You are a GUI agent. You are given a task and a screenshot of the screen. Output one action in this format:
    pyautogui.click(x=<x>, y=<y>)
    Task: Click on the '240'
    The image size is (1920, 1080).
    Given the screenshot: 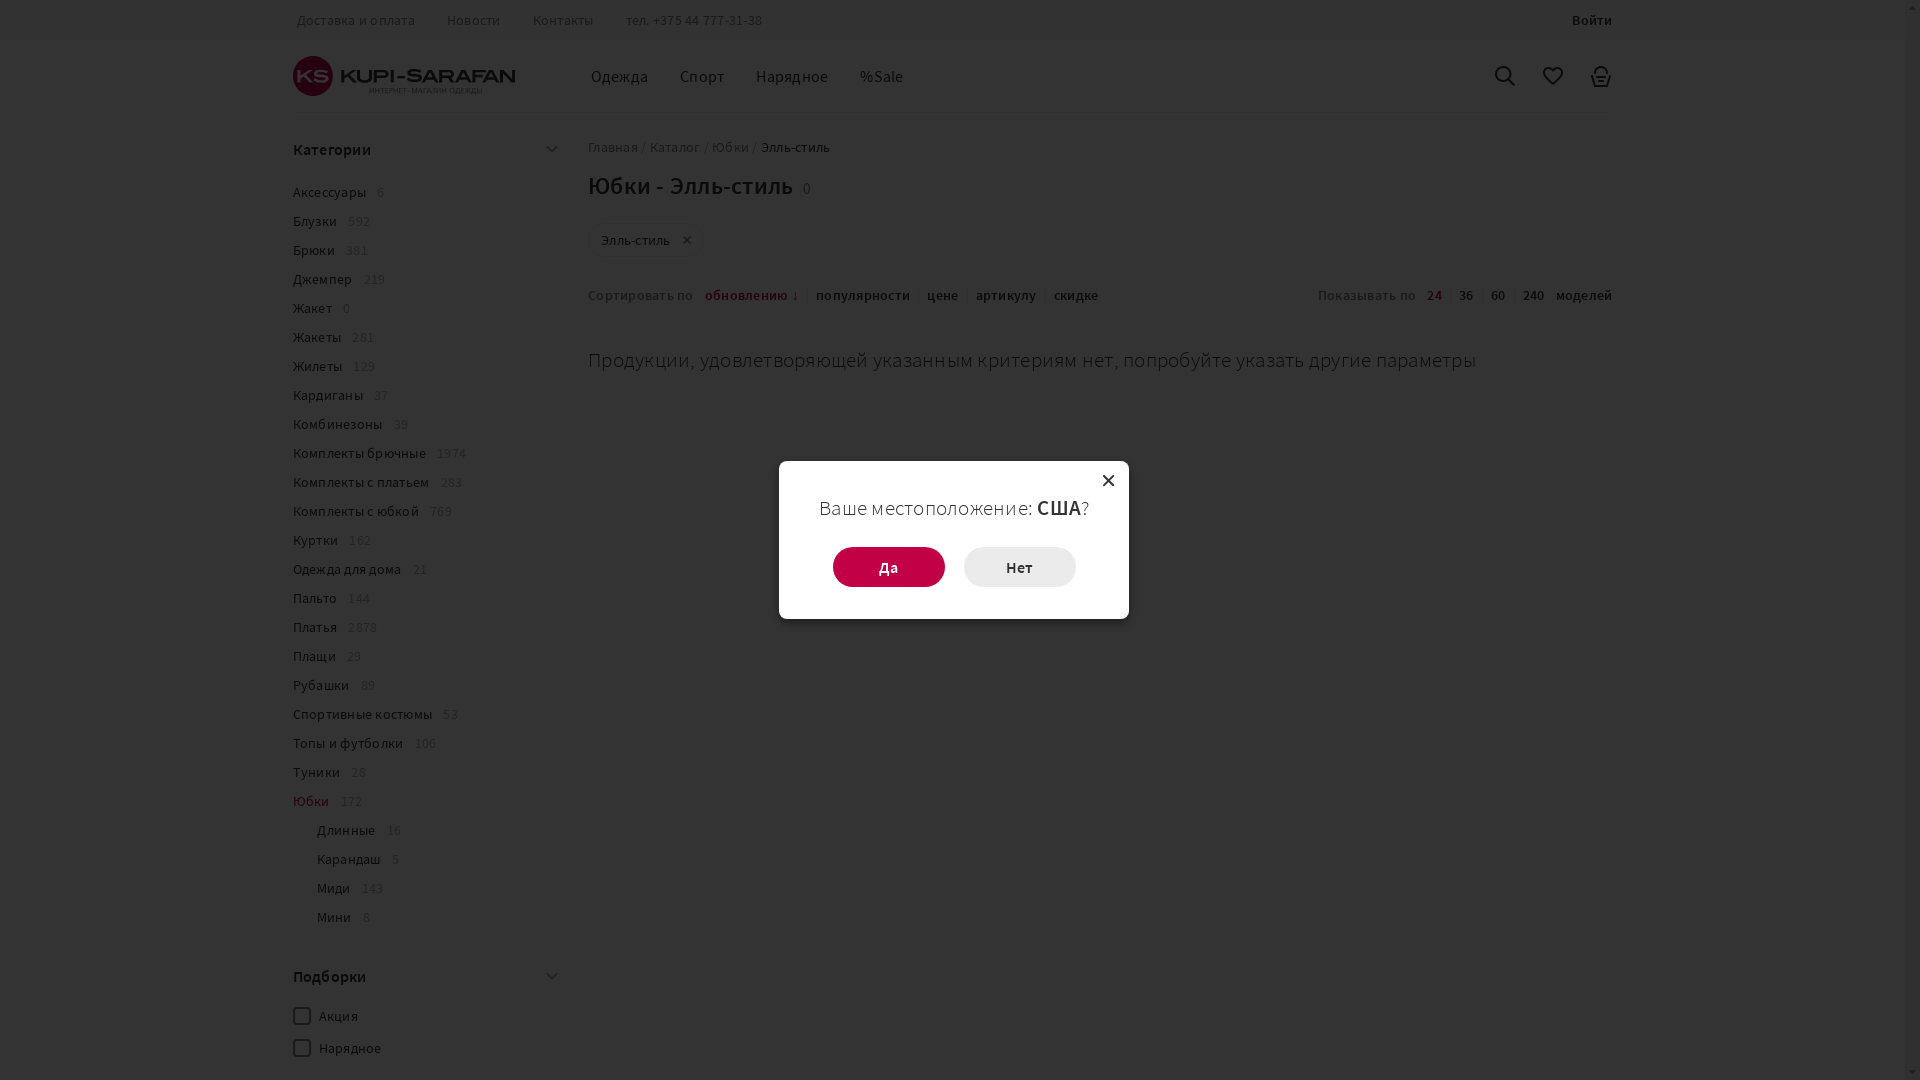 What is the action you would take?
    pyautogui.click(x=1532, y=294)
    